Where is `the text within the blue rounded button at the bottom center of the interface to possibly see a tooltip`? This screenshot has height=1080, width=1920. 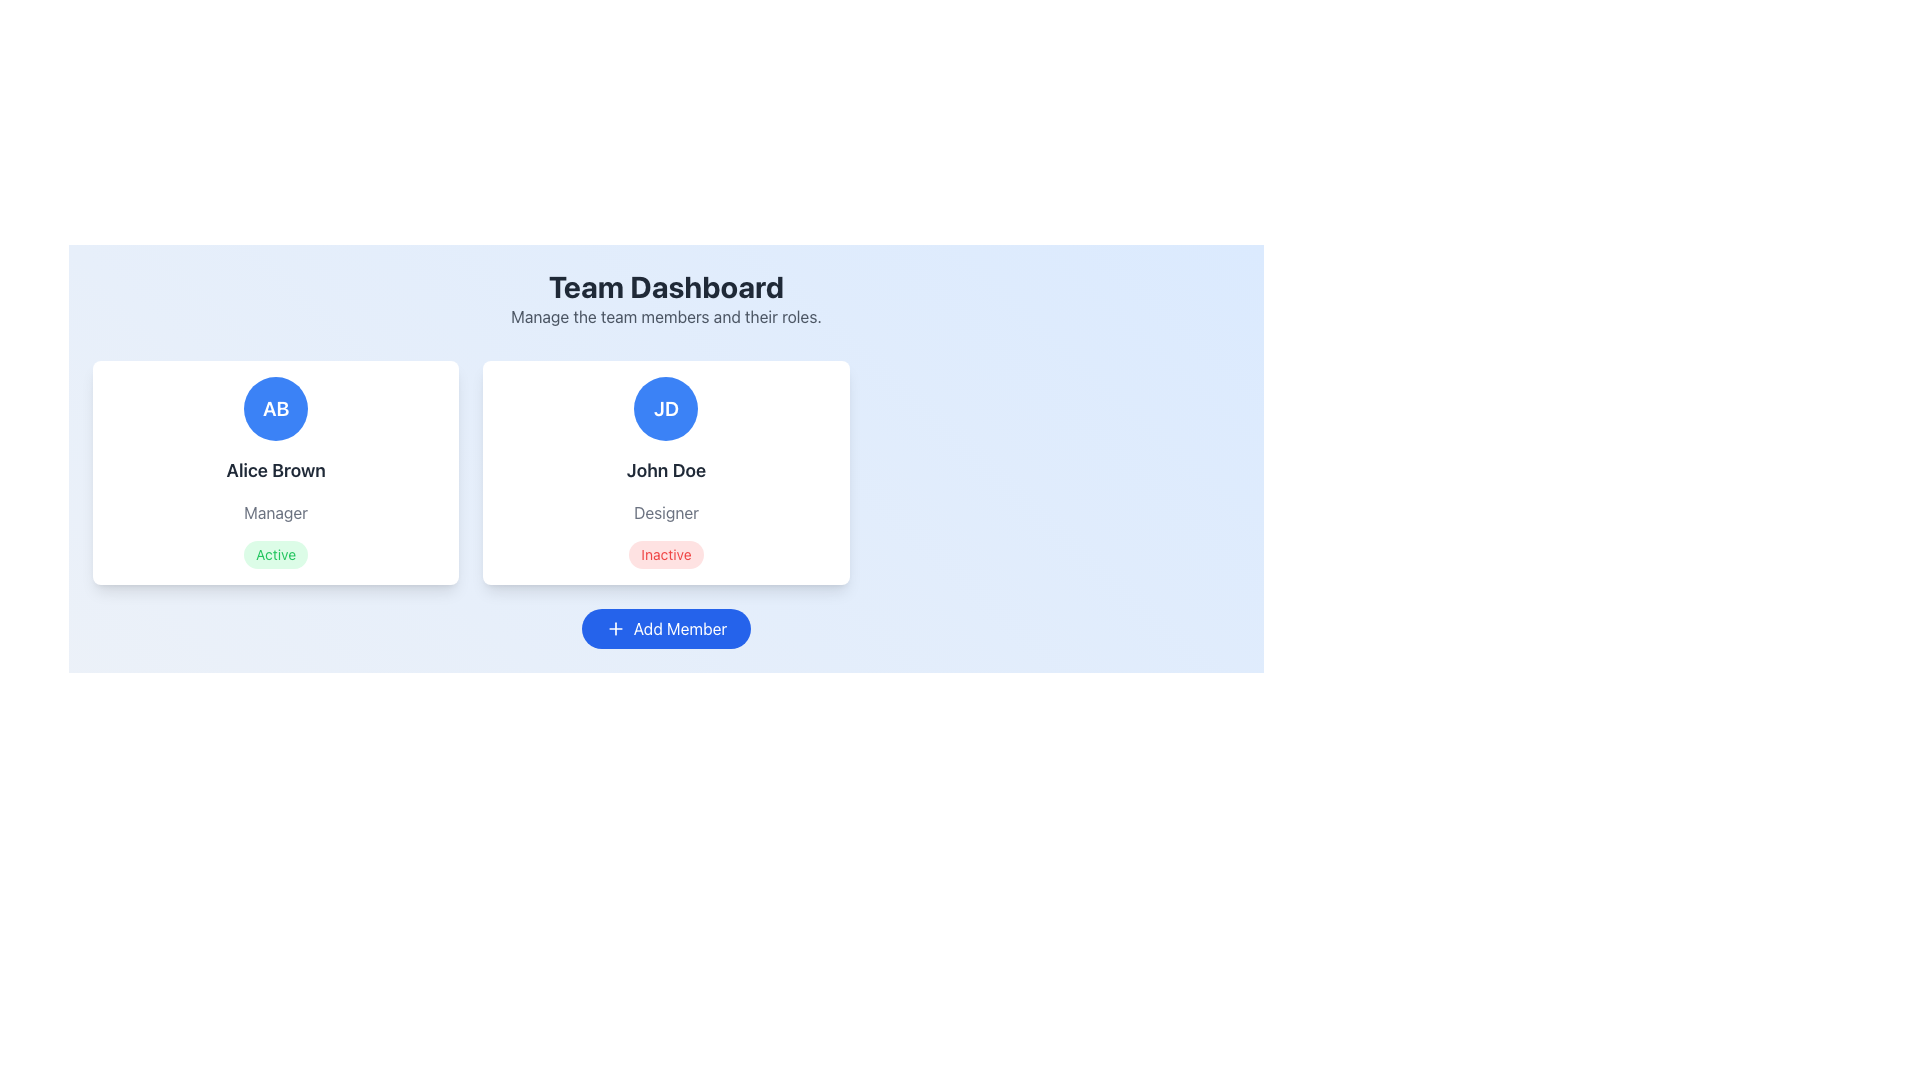 the text within the blue rounded button at the bottom center of the interface to possibly see a tooltip is located at coordinates (680, 627).